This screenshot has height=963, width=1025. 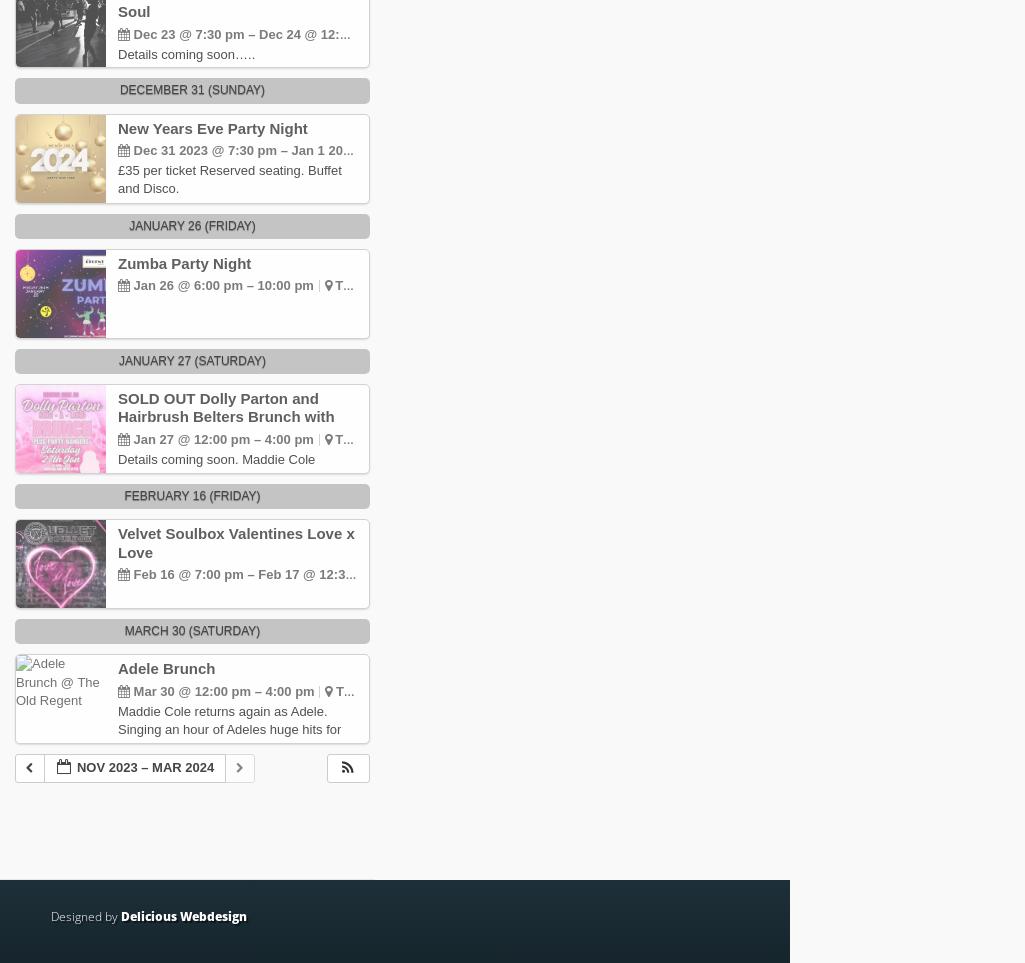 What do you see at coordinates (223, 284) in the screenshot?
I see `'Jan 26 @ 6:00 pm – 10:00 pm'` at bounding box center [223, 284].